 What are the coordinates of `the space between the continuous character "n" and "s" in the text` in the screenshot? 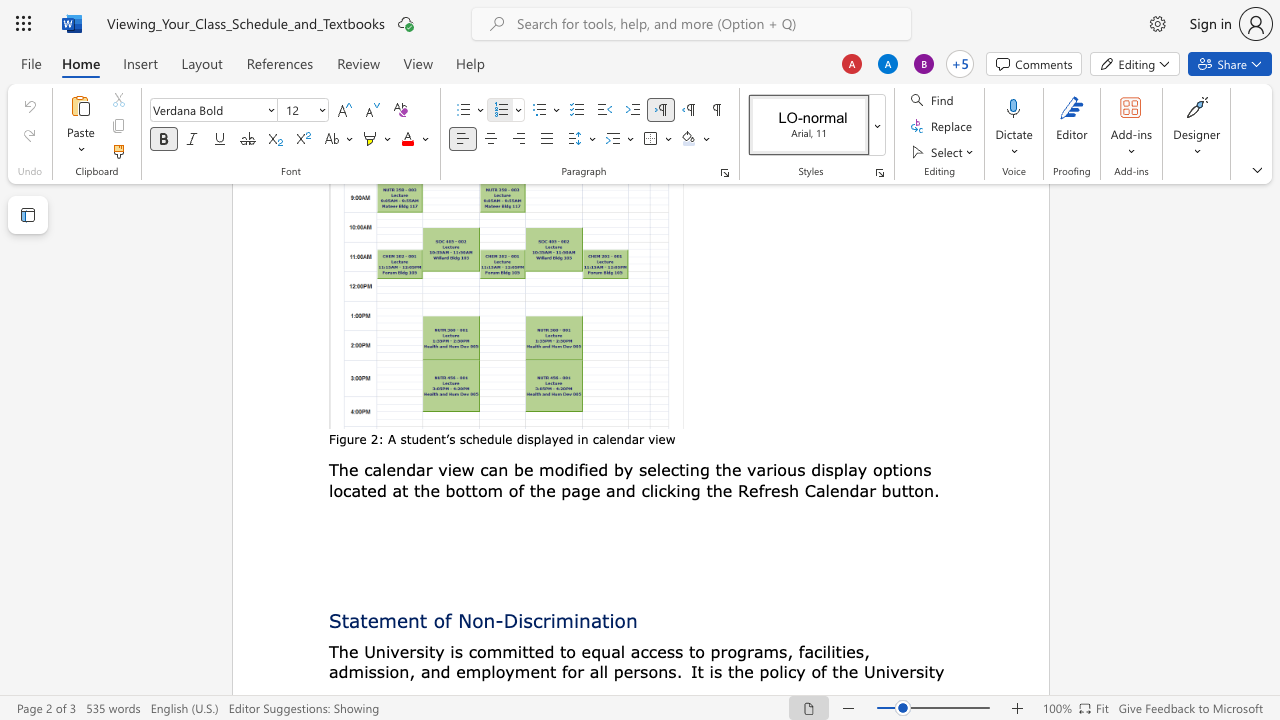 It's located at (921, 469).